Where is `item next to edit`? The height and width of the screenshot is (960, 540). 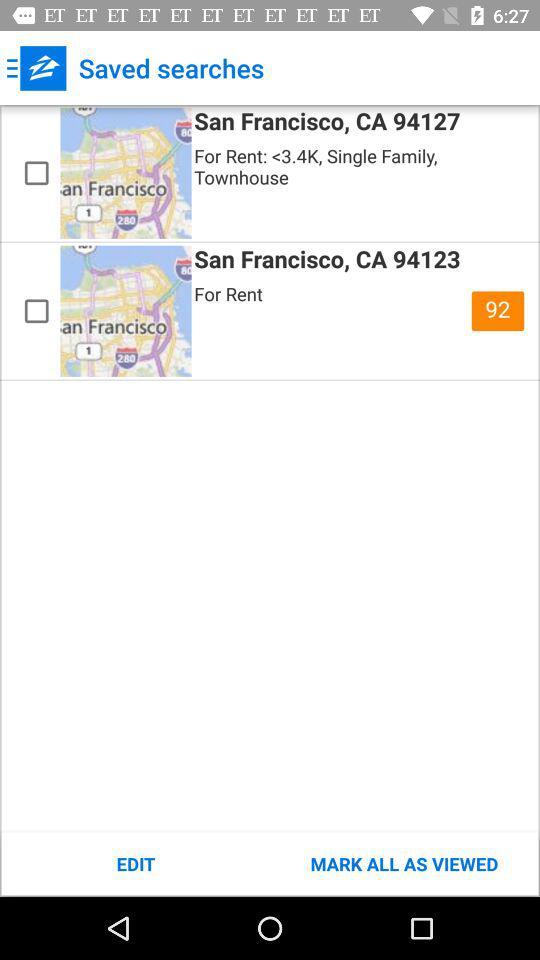
item next to edit is located at coordinates (404, 863).